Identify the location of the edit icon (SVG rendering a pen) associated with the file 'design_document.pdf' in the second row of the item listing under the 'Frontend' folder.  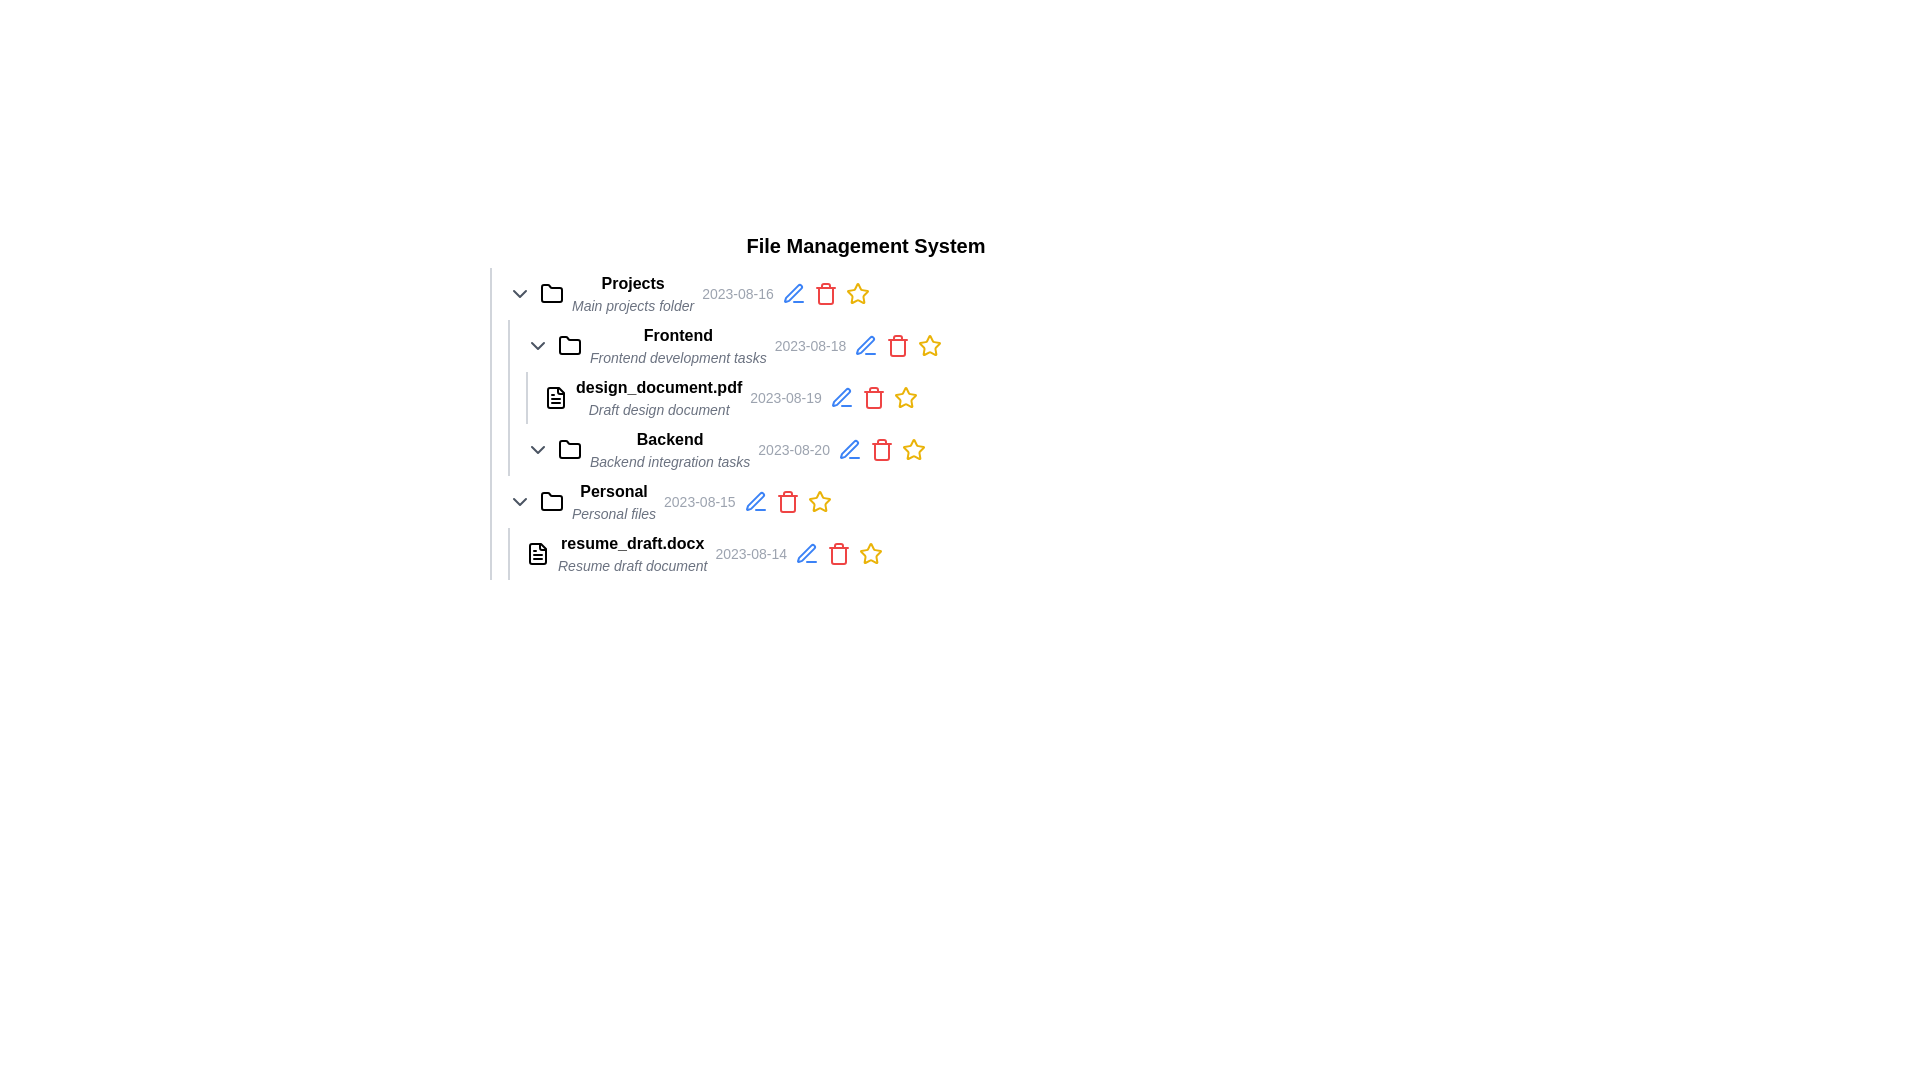
(754, 500).